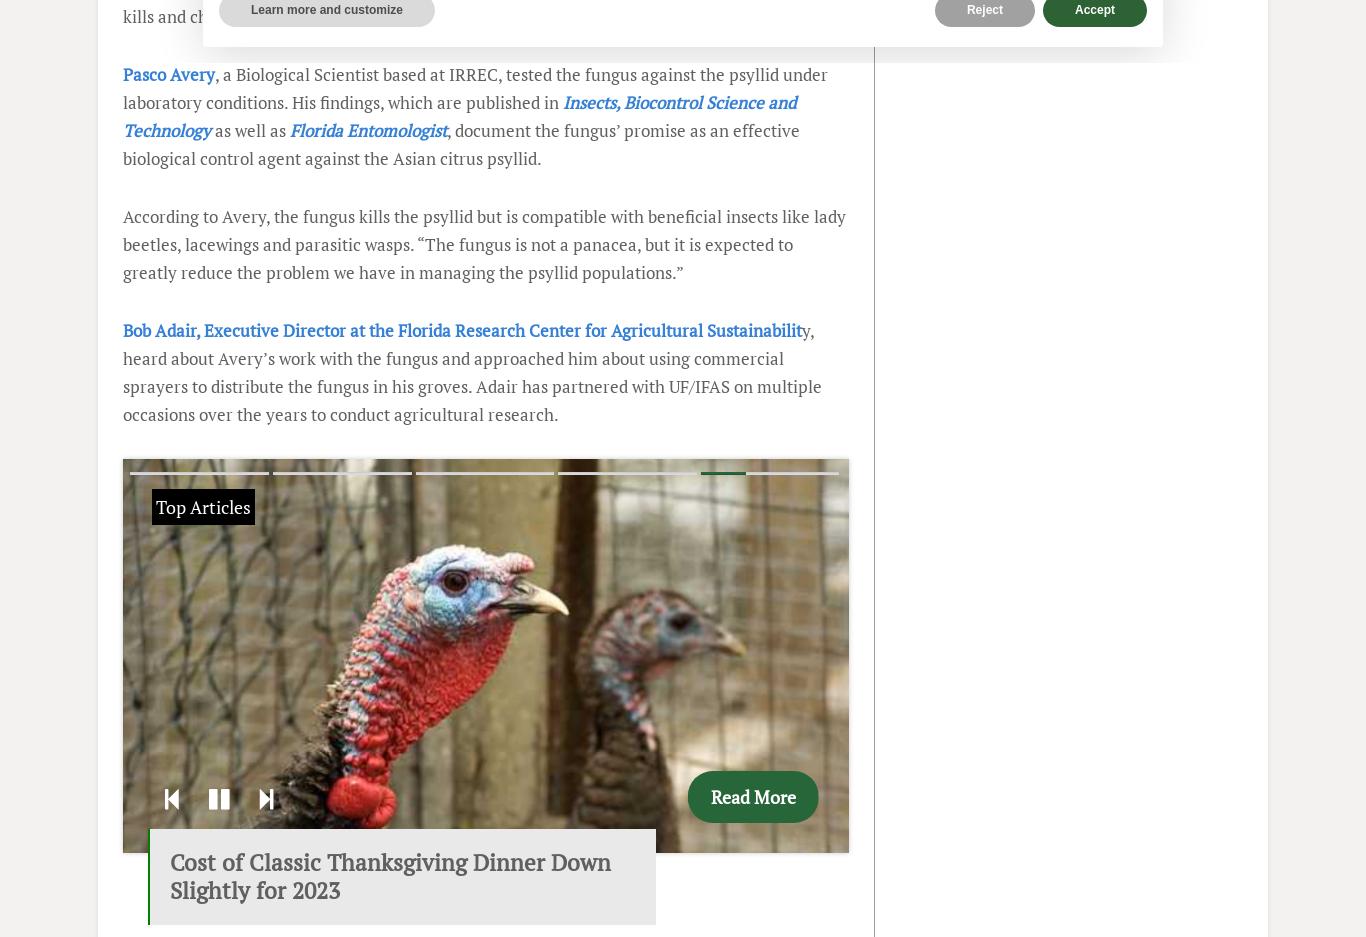 Image resolution: width=1366 pixels, height=937 pixels. Describe the element at coordinates (484, 243) in the screenshot. I see `'According to Avery, the fungus kills the psyllid but is compatible with beneficial insects like lady beetles, lacewings and parasitic wasps. “The fungus is not a panacea, but it is expected to greatly reduce the problem we have in managing the psyllid populations.”'` at that location.